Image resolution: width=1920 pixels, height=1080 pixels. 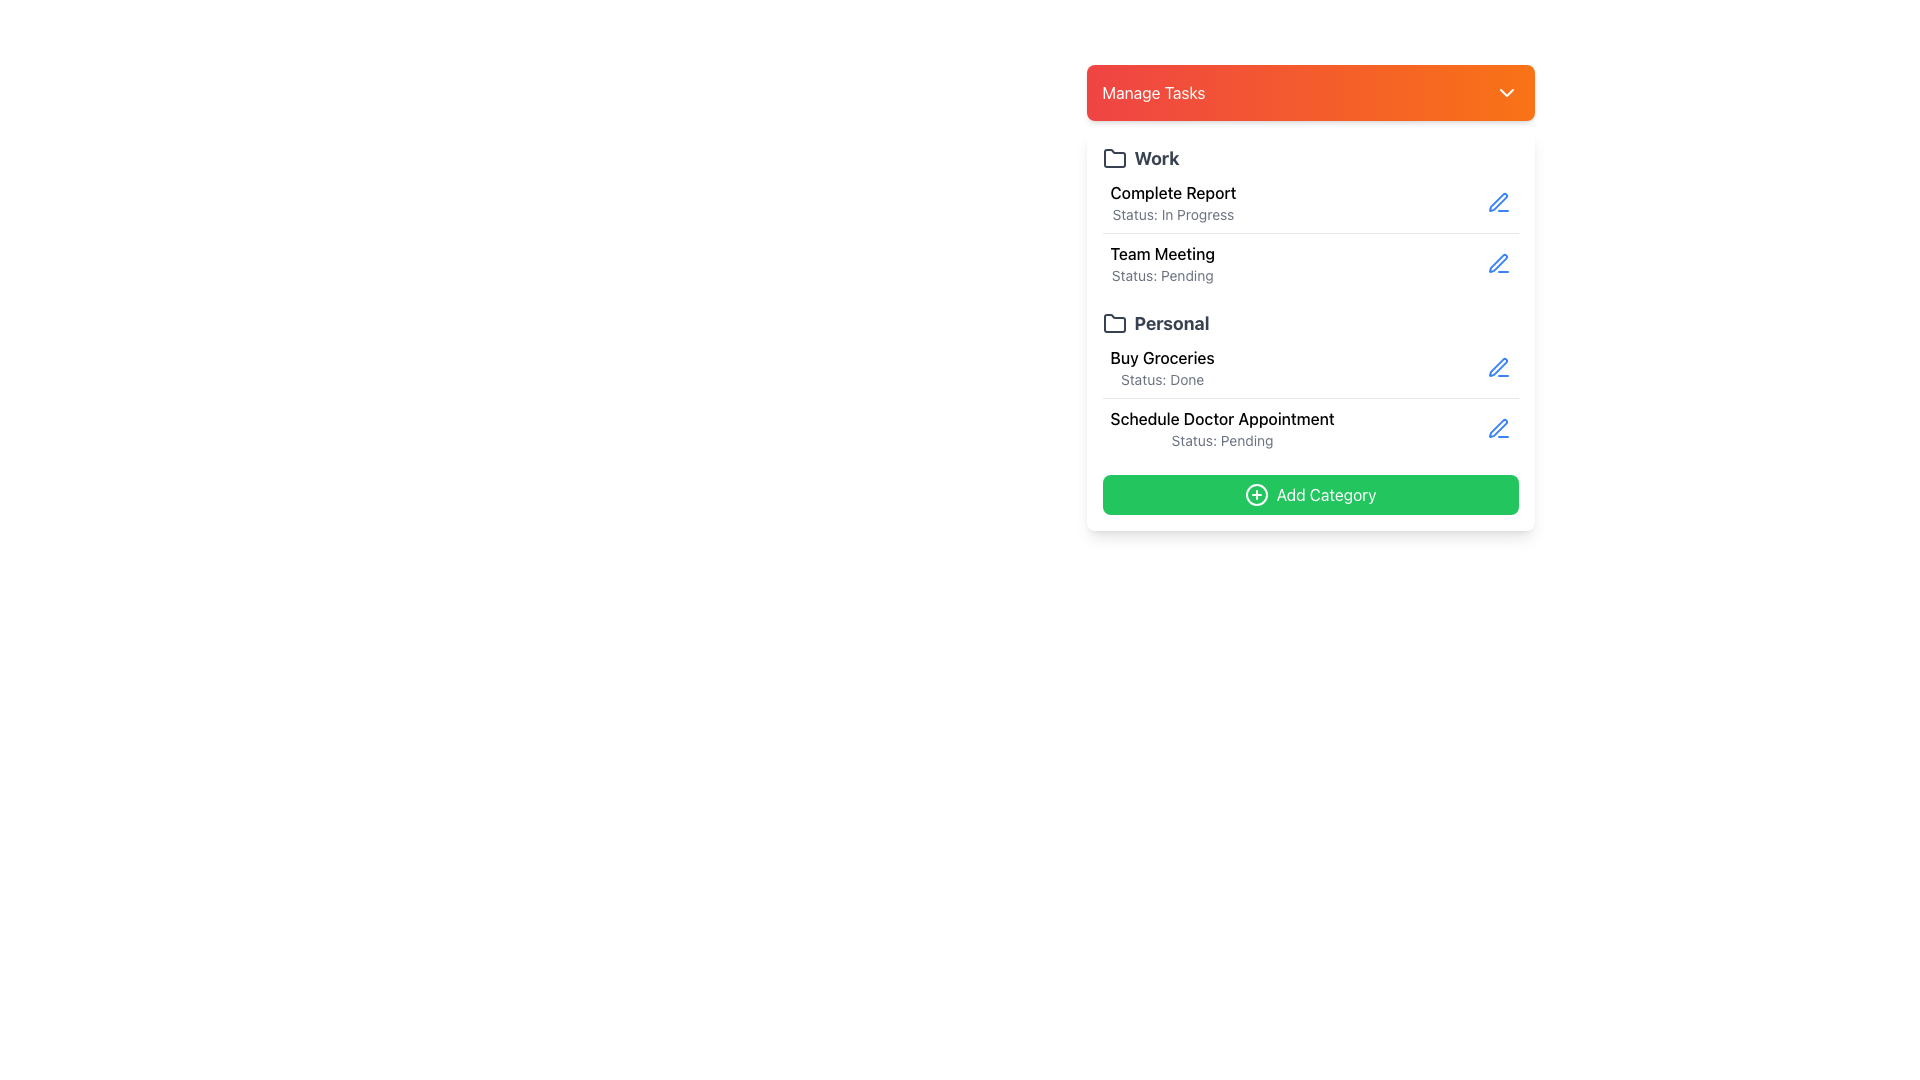 What do you see at coordinates (1173, 203) in the screenshot?
I see `text content of the task item display titled 'Complete Report' with status 'In Progress' located under the 'Work' category in the task list` at bounding box center [1173, 203].